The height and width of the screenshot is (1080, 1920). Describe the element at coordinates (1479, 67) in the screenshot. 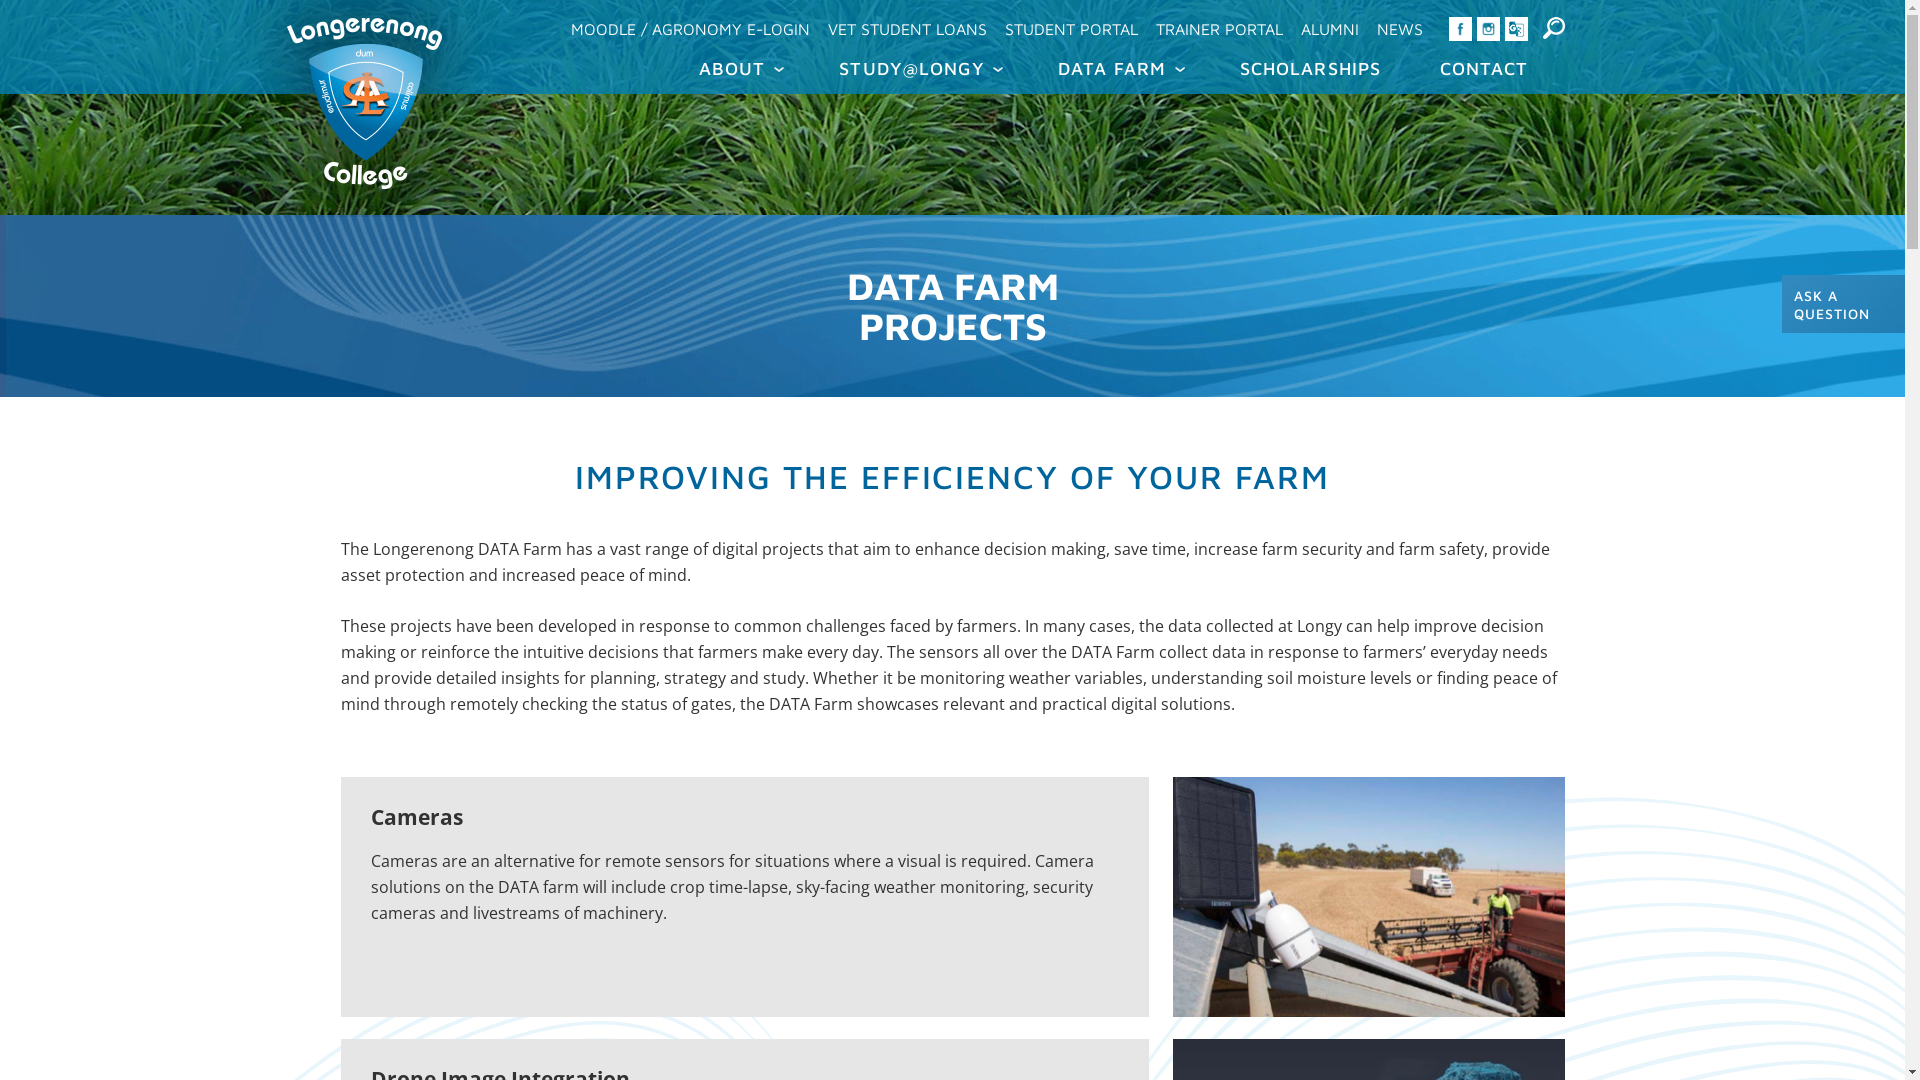

I see `'CONTACT'` at that location.